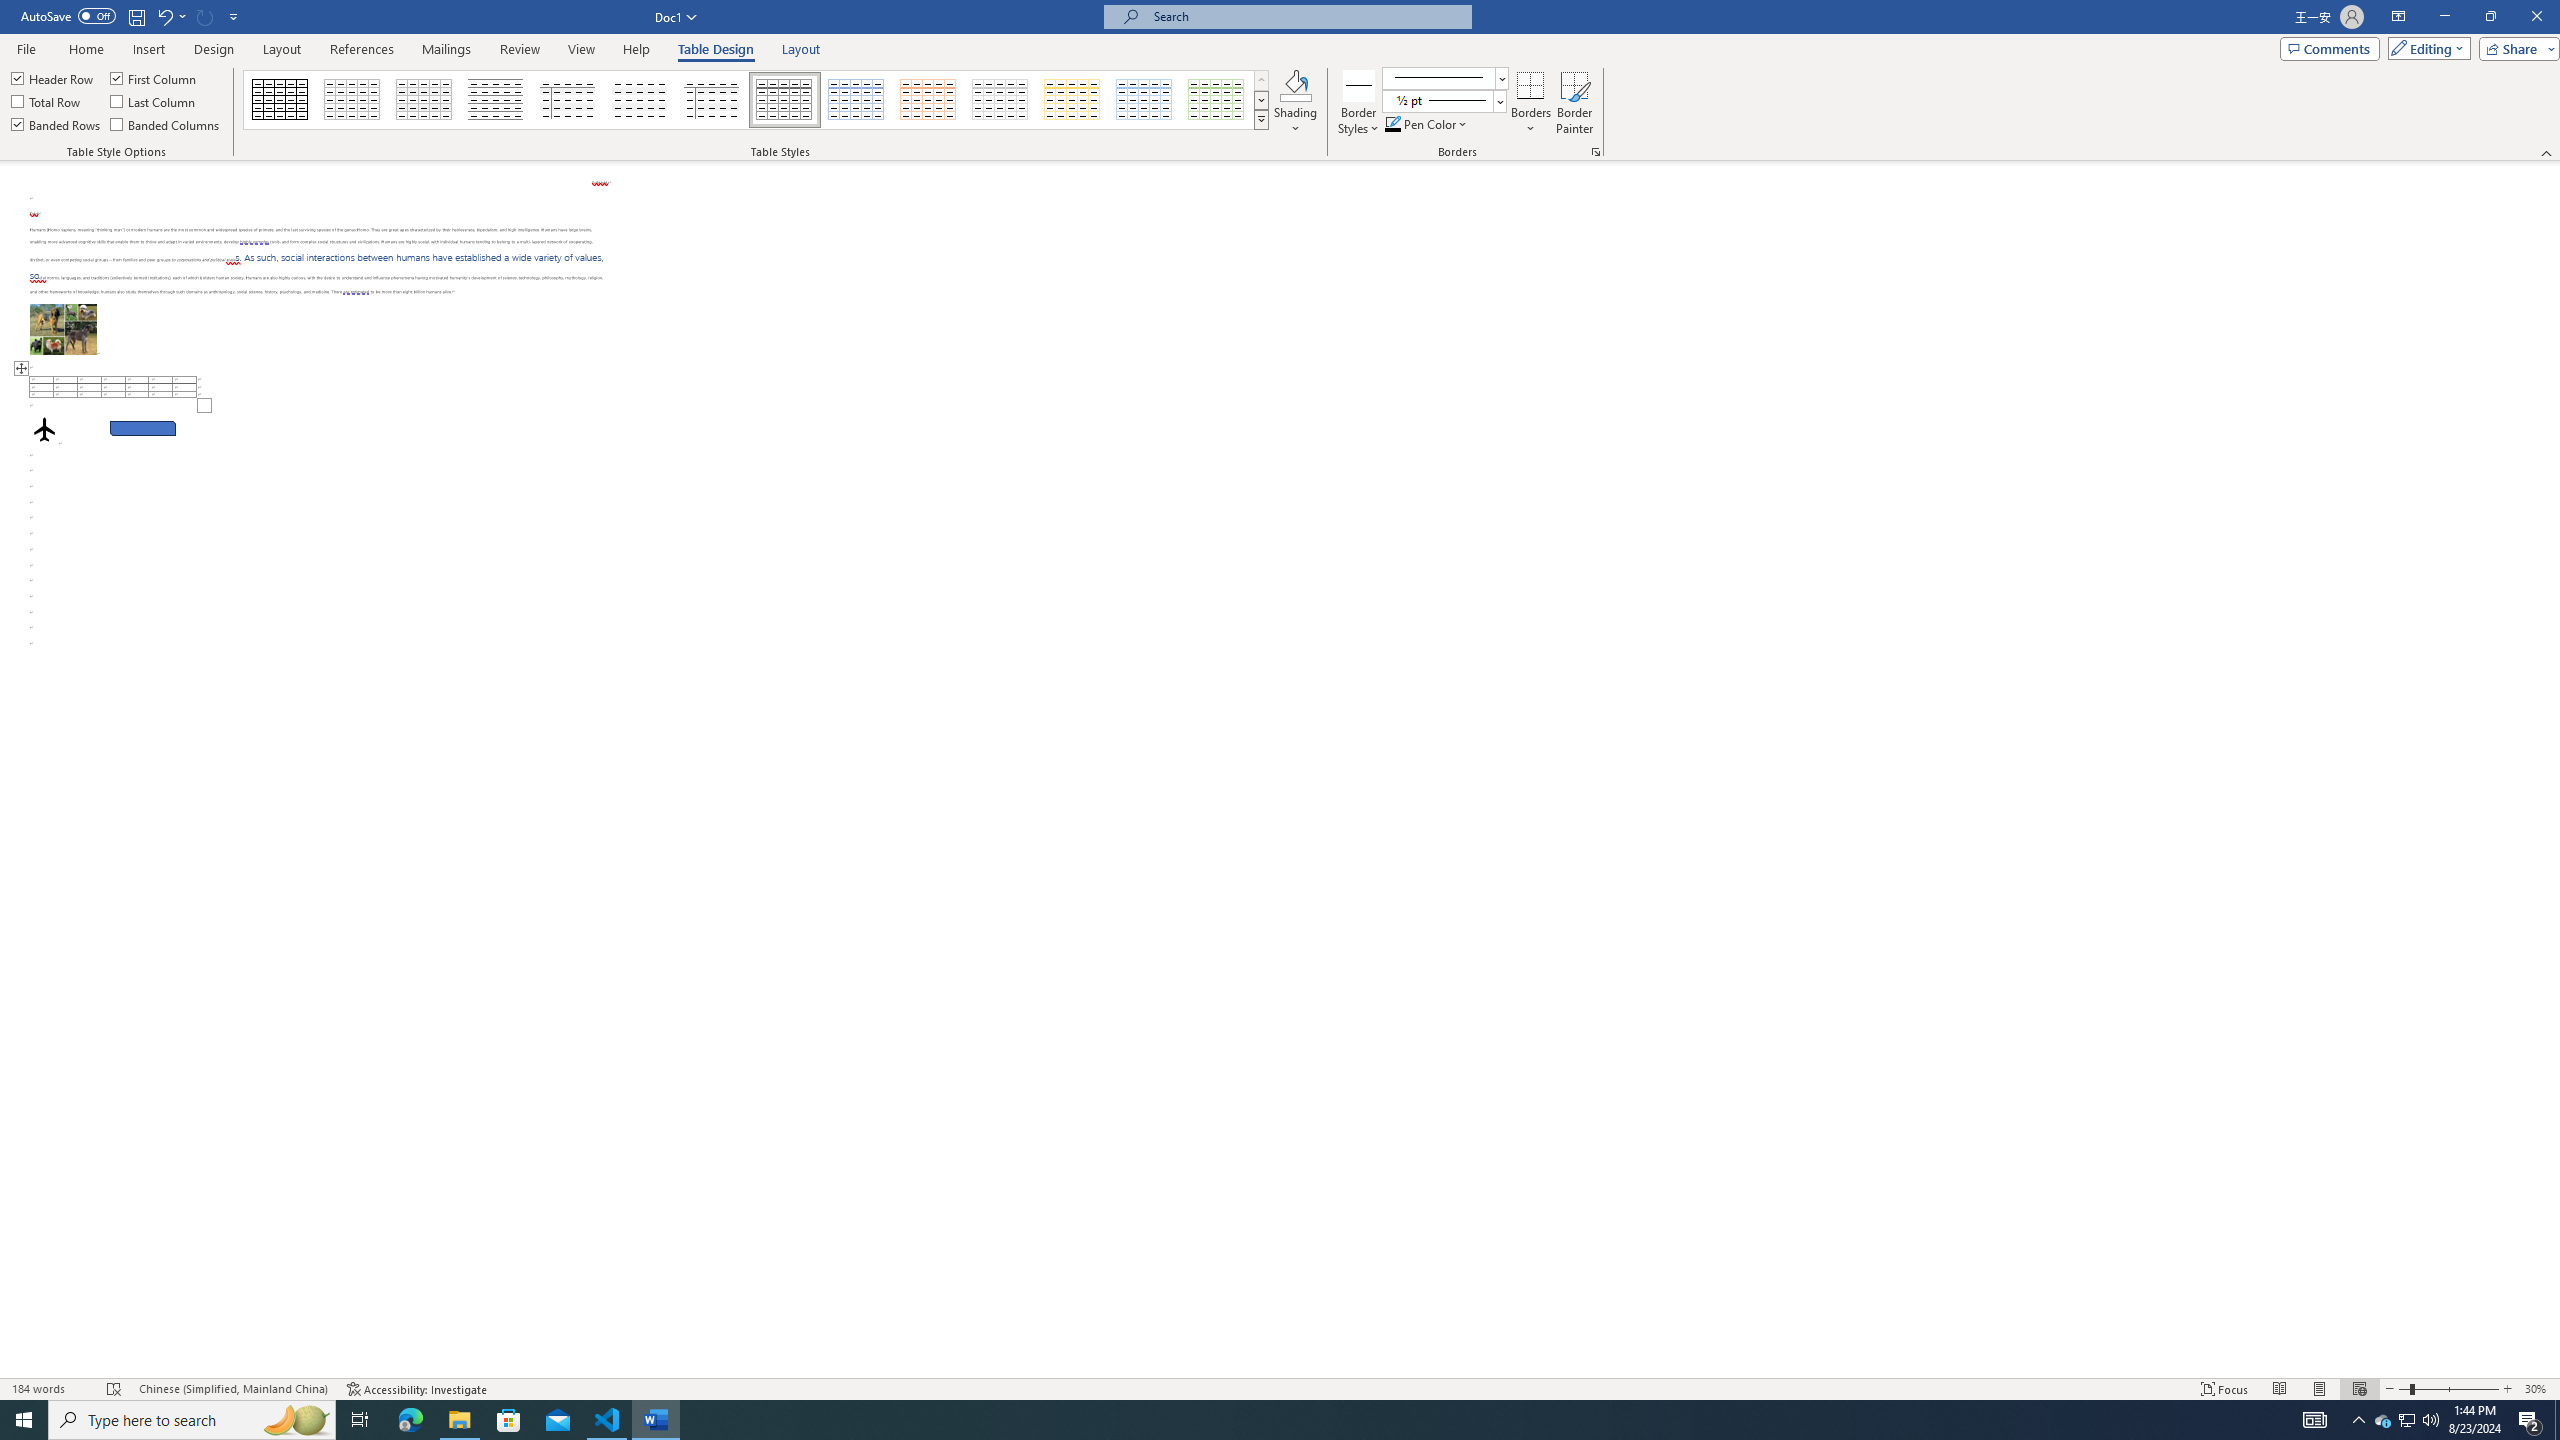 Image resolution: width=2560 pixels, height=1440 pixels. What do you see at coordinates (215, 49) in the screenshot?
I see `'Design'` at bounding box center [215, 49].